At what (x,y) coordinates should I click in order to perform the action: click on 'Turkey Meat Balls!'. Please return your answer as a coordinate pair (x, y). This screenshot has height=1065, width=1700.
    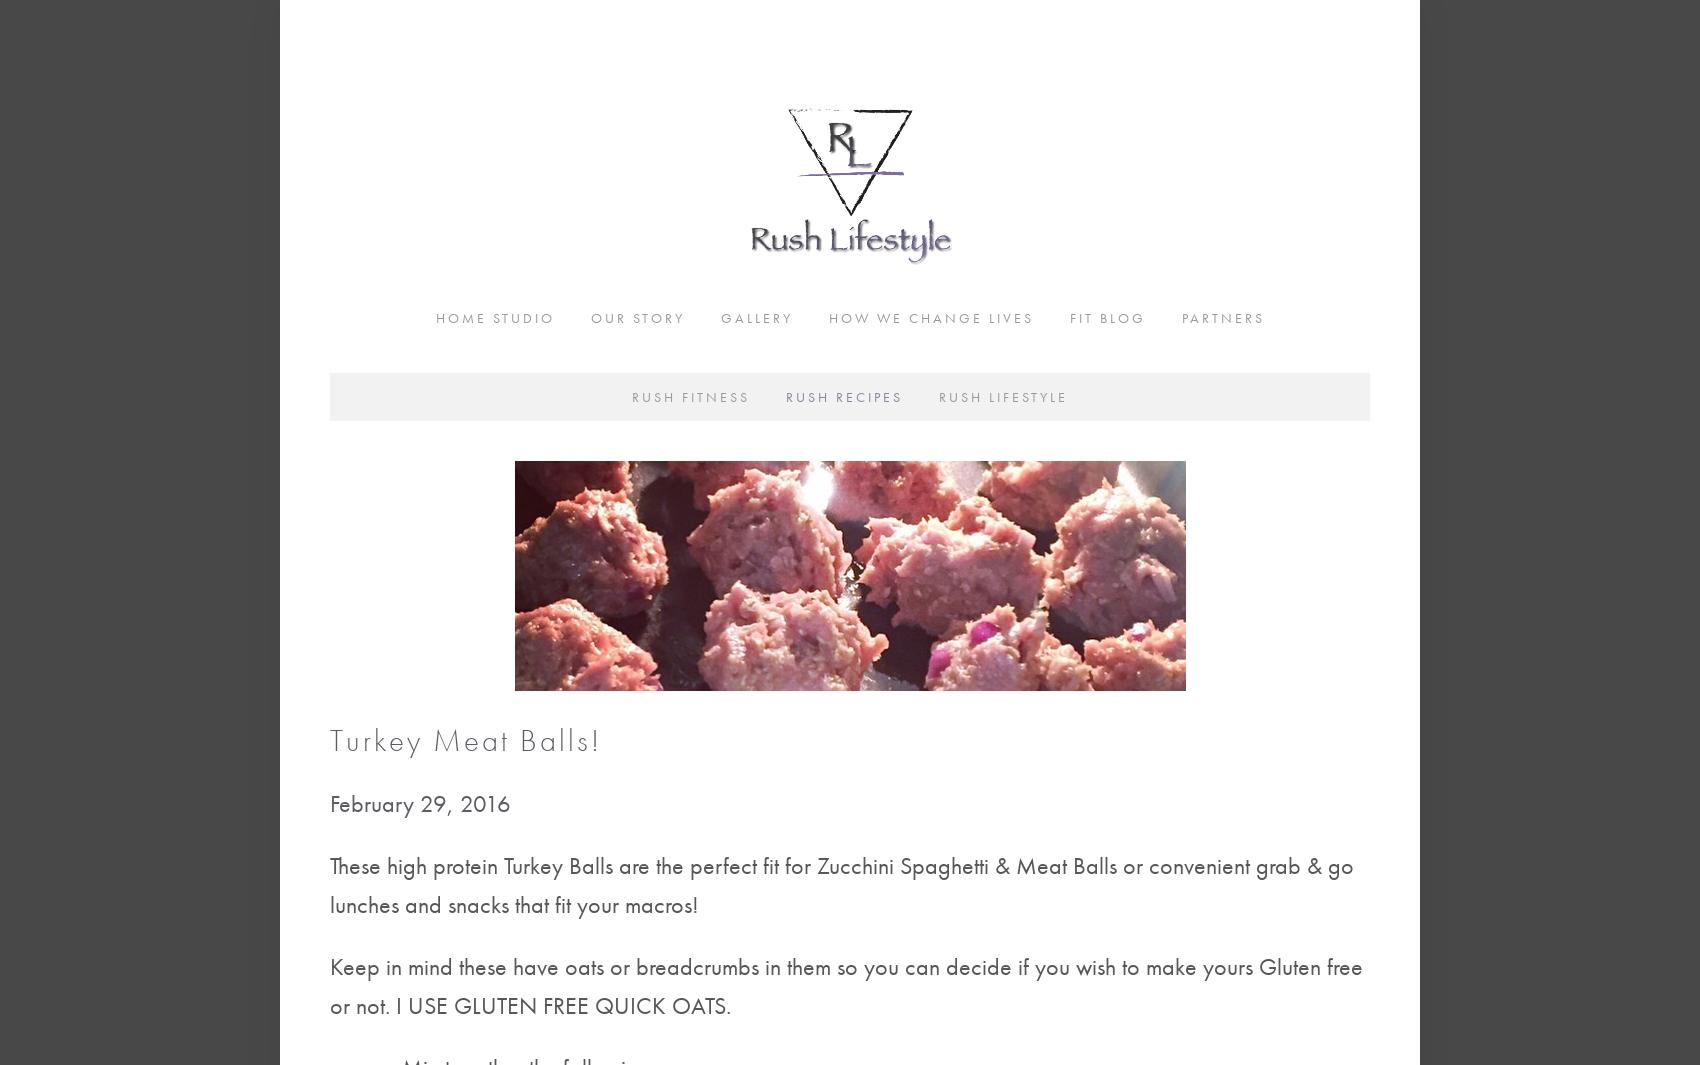
    Looking at the image, I should click on (465, 740).